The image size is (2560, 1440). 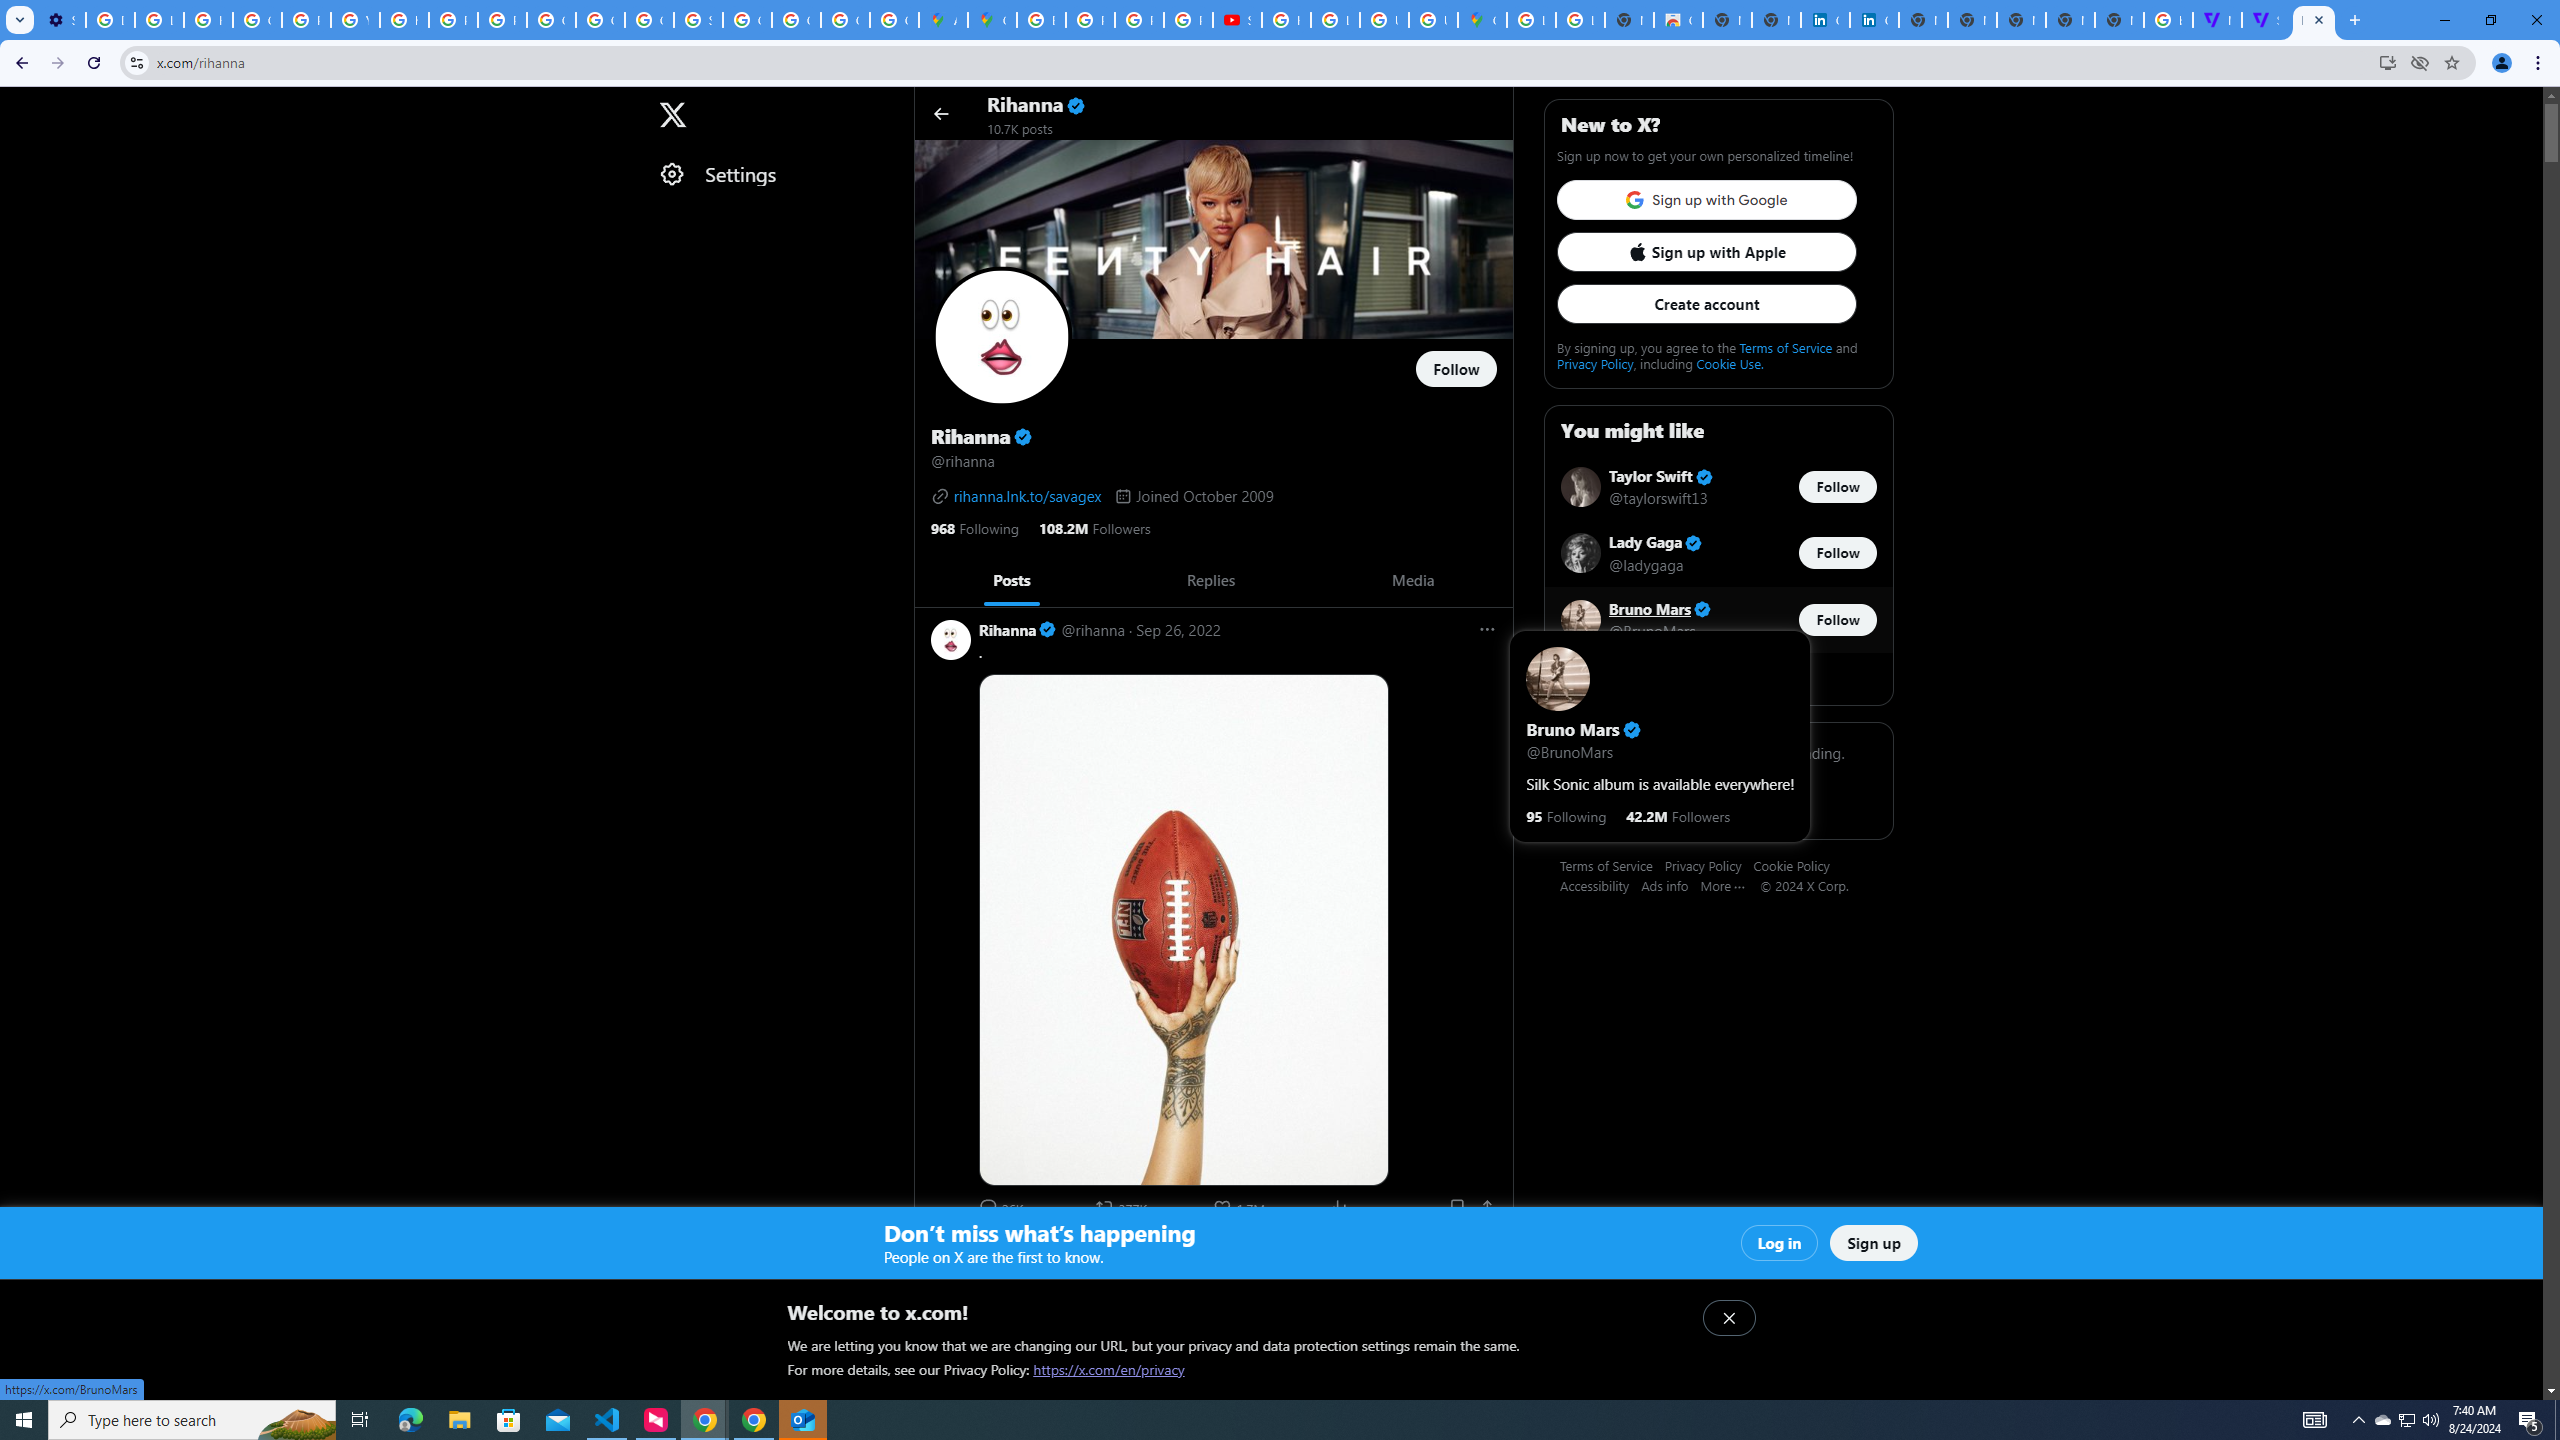 What do you see at coordinates (2314, 19) in the screenshot?
I see `'Rihanna (@rihanna) / X'` at bounding box center [2314, 19].